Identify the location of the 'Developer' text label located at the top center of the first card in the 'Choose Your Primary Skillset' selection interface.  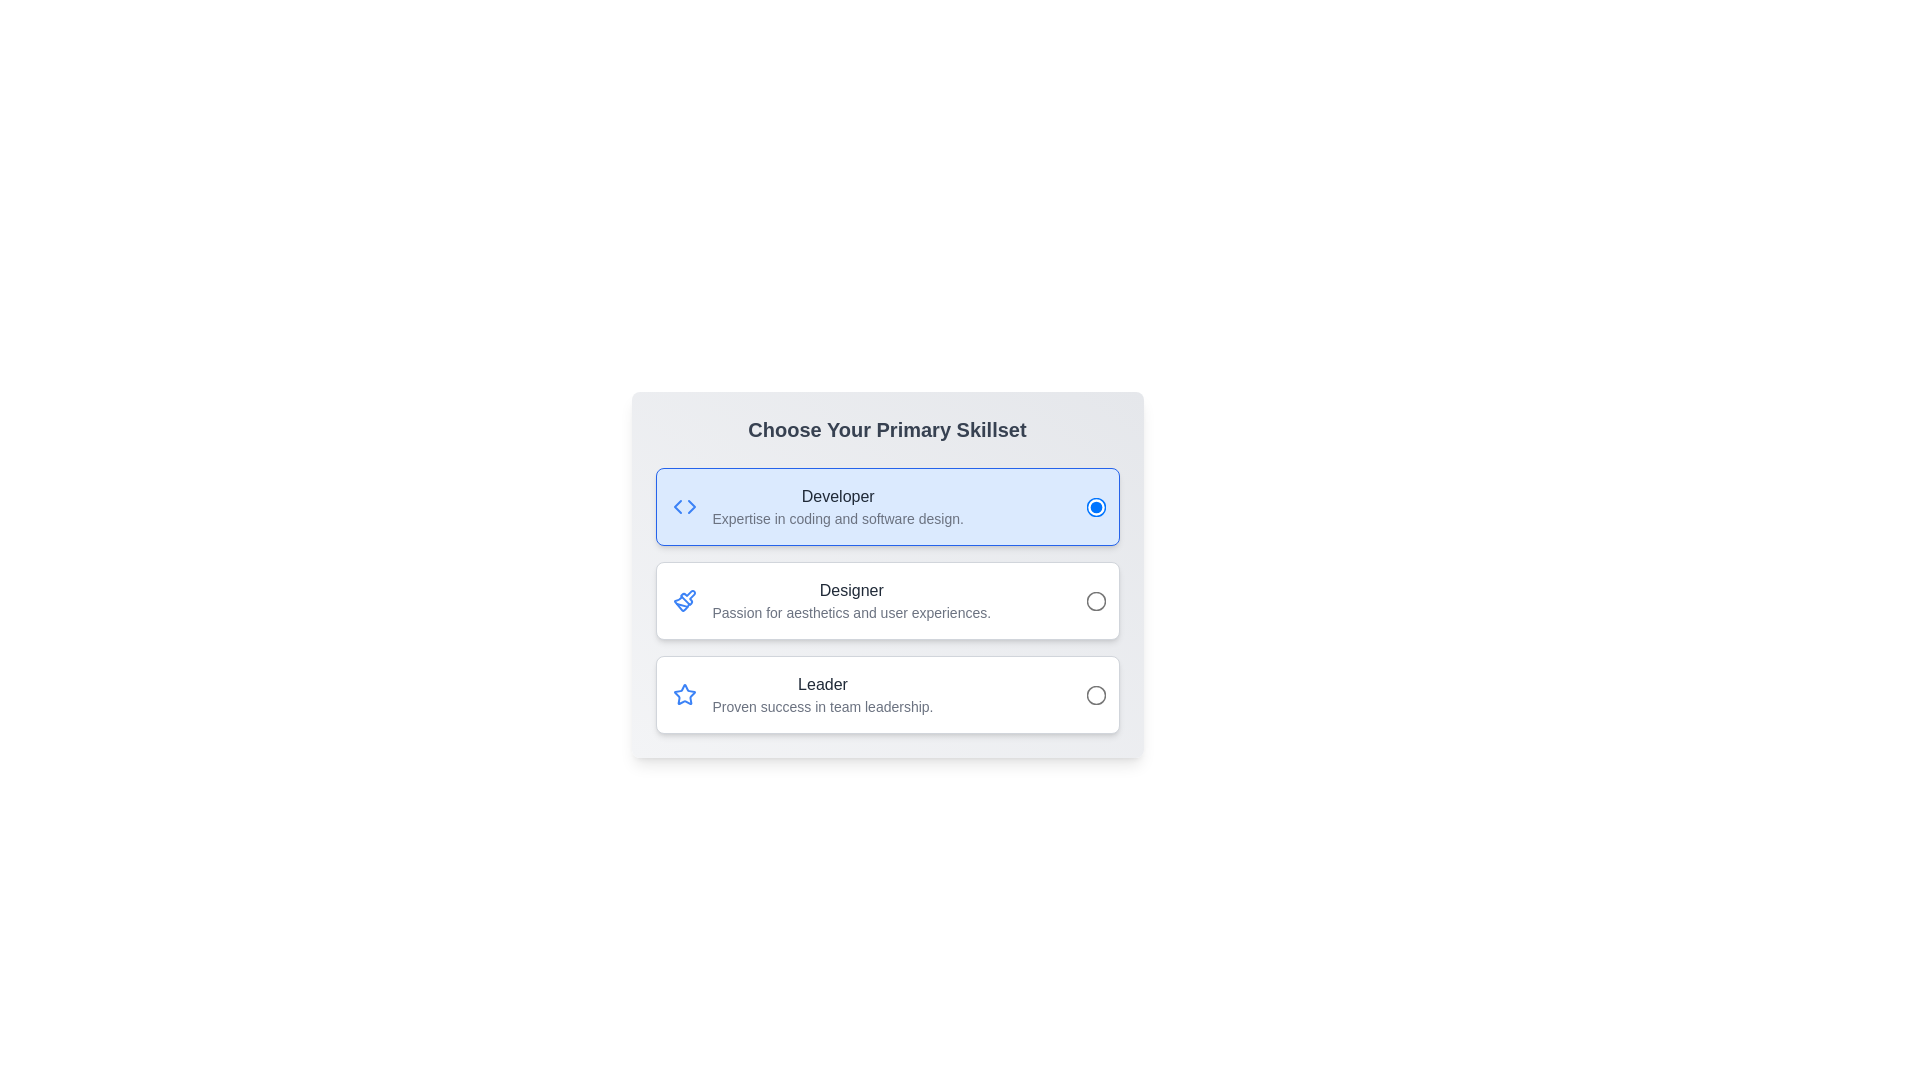
(838, 496).